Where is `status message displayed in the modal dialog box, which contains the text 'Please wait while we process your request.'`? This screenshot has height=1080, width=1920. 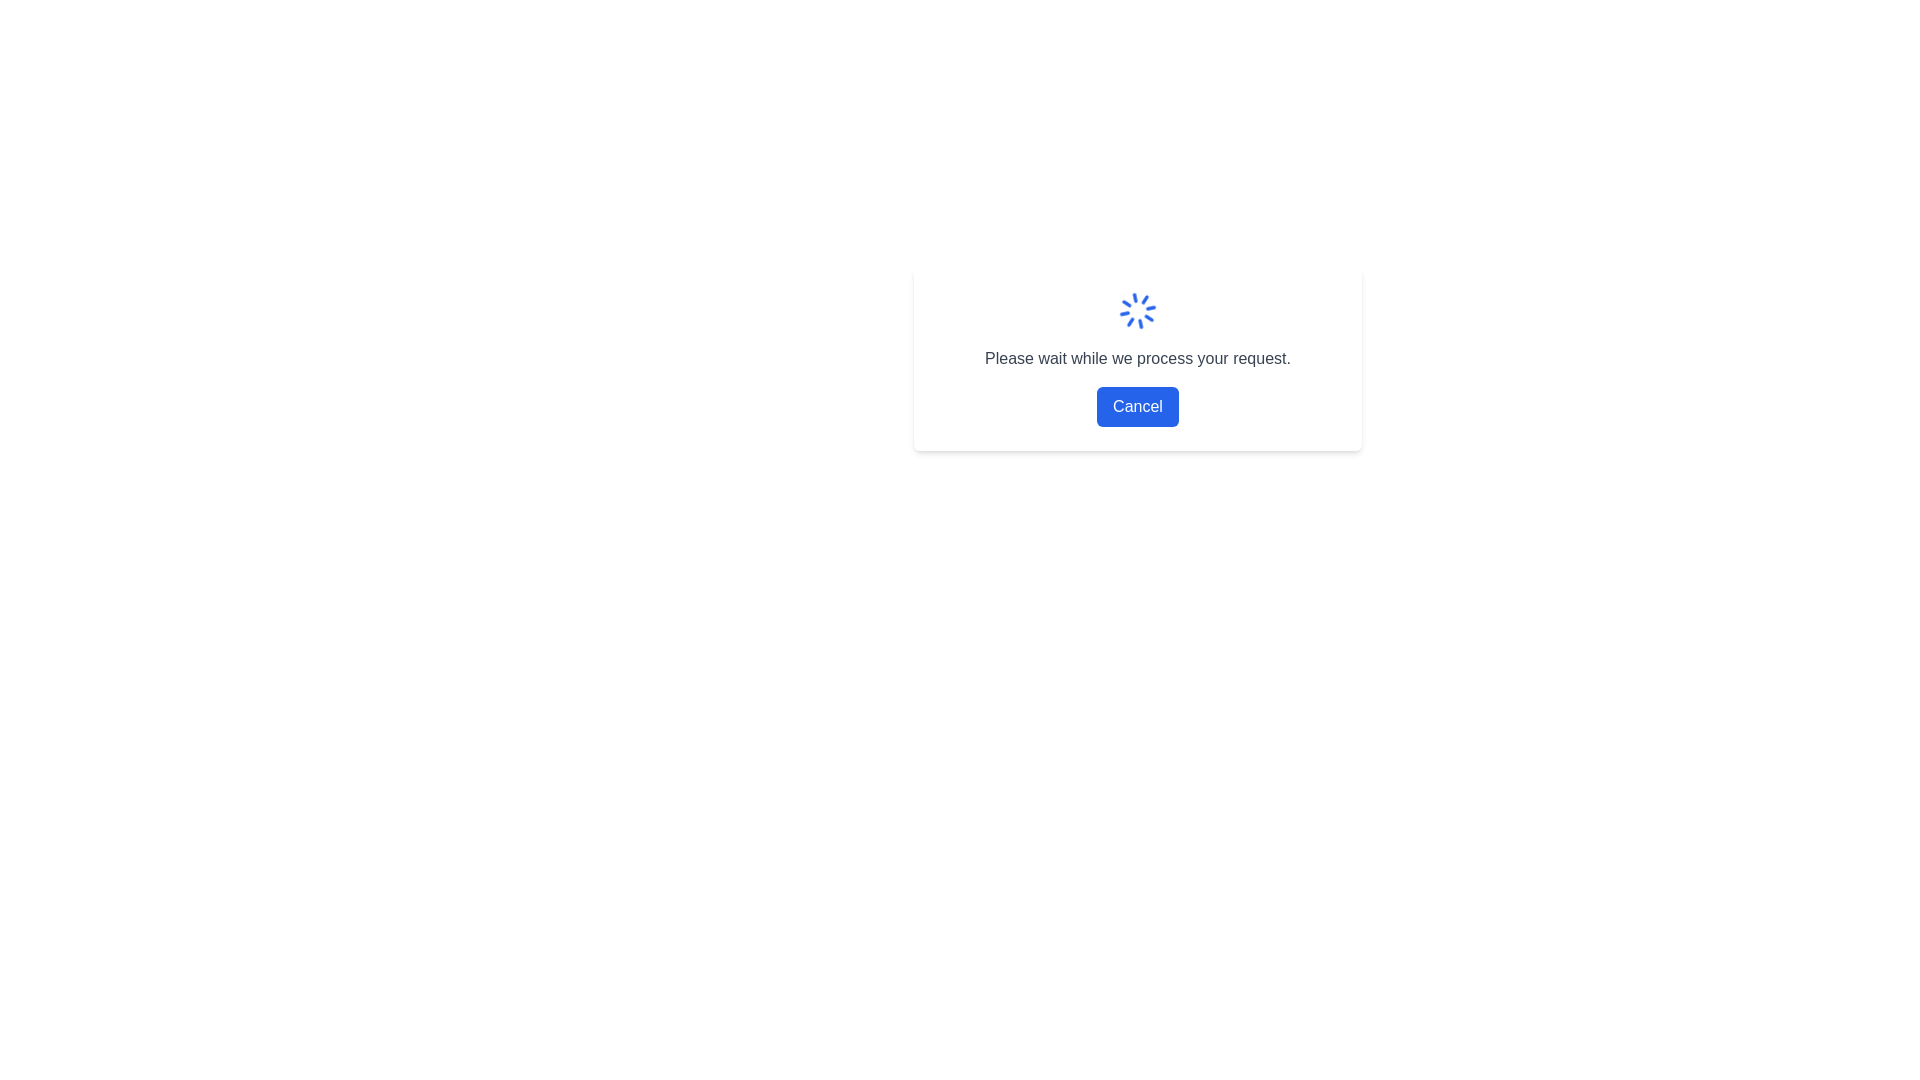
status message displayed in the modal dialog box, which contains the text 'Please wait while we process your request.' is located at coordinates (1137, 357).